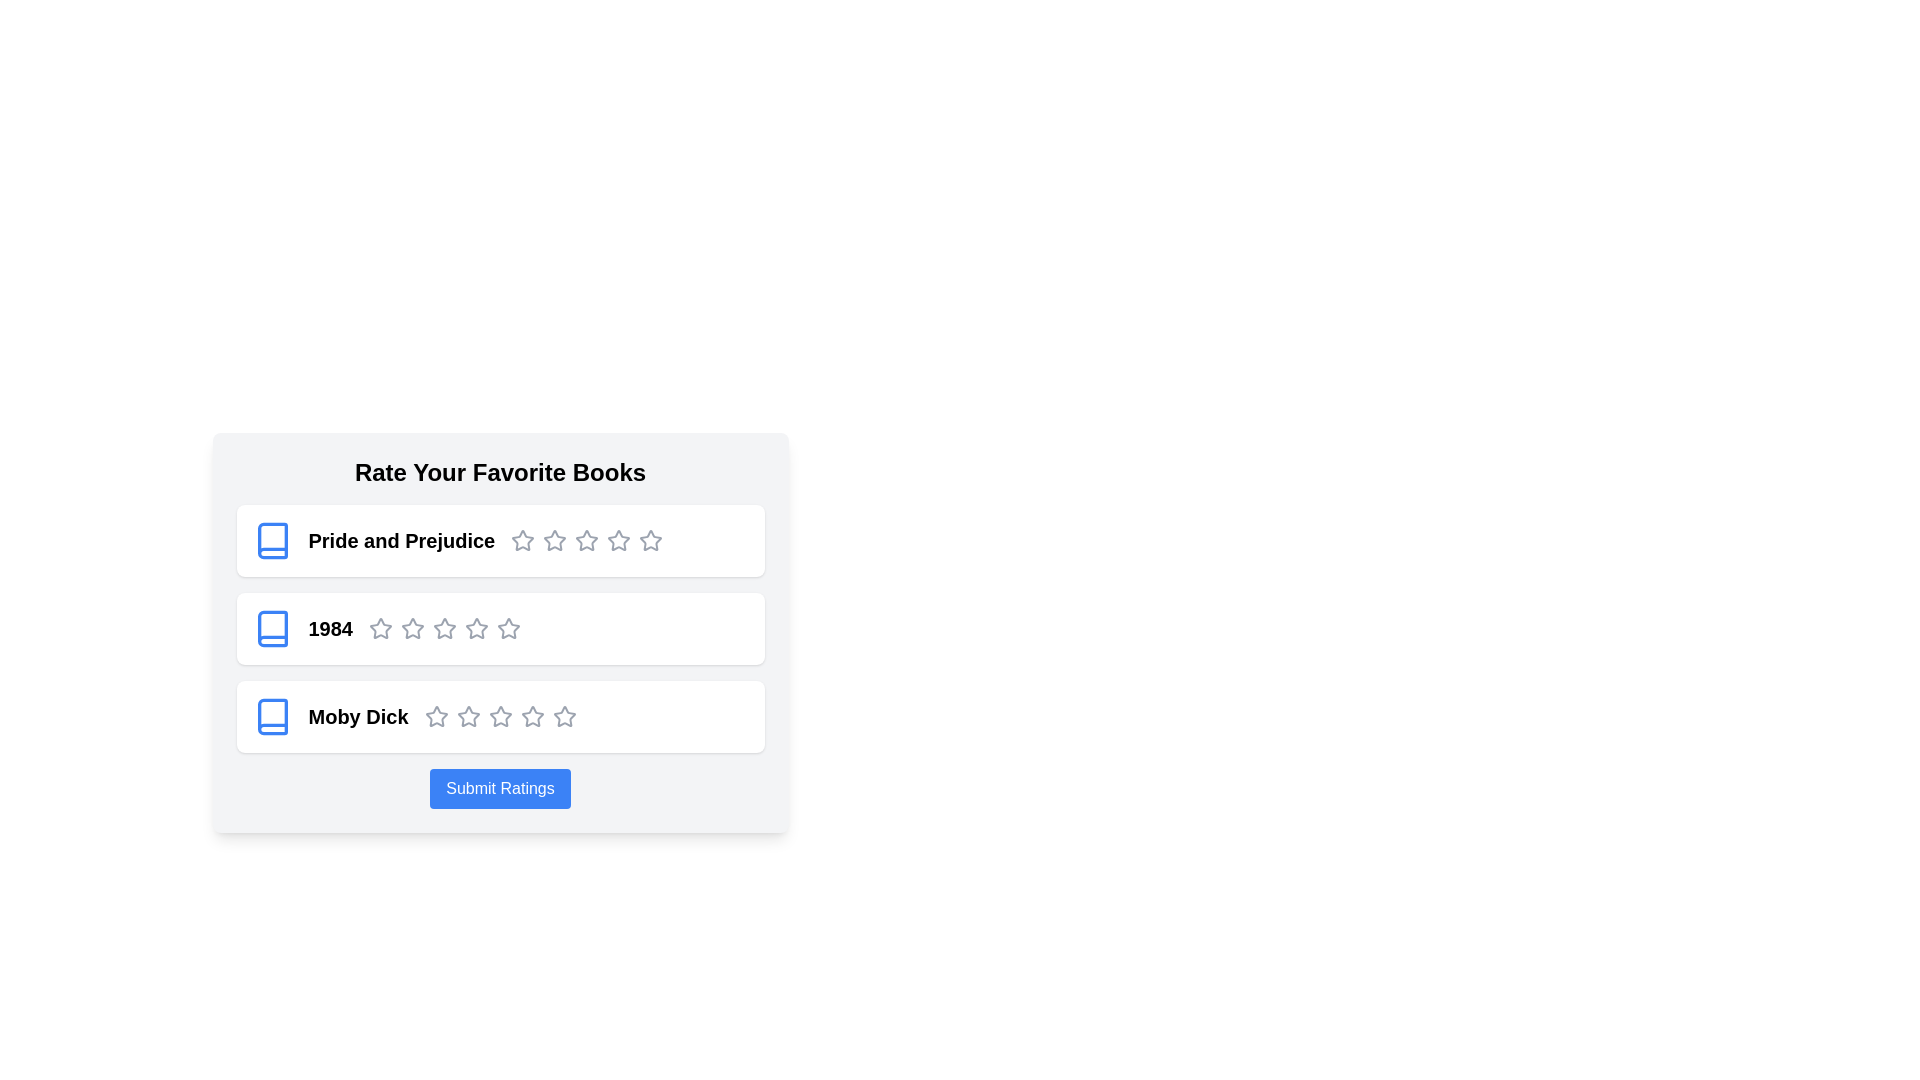  What do you see at coordinates (523, 540) in the screenshot?
I see `the star icons for the book 'Pride and Prejudice' to indicate their interactivity` at bounding box center [523, 540].